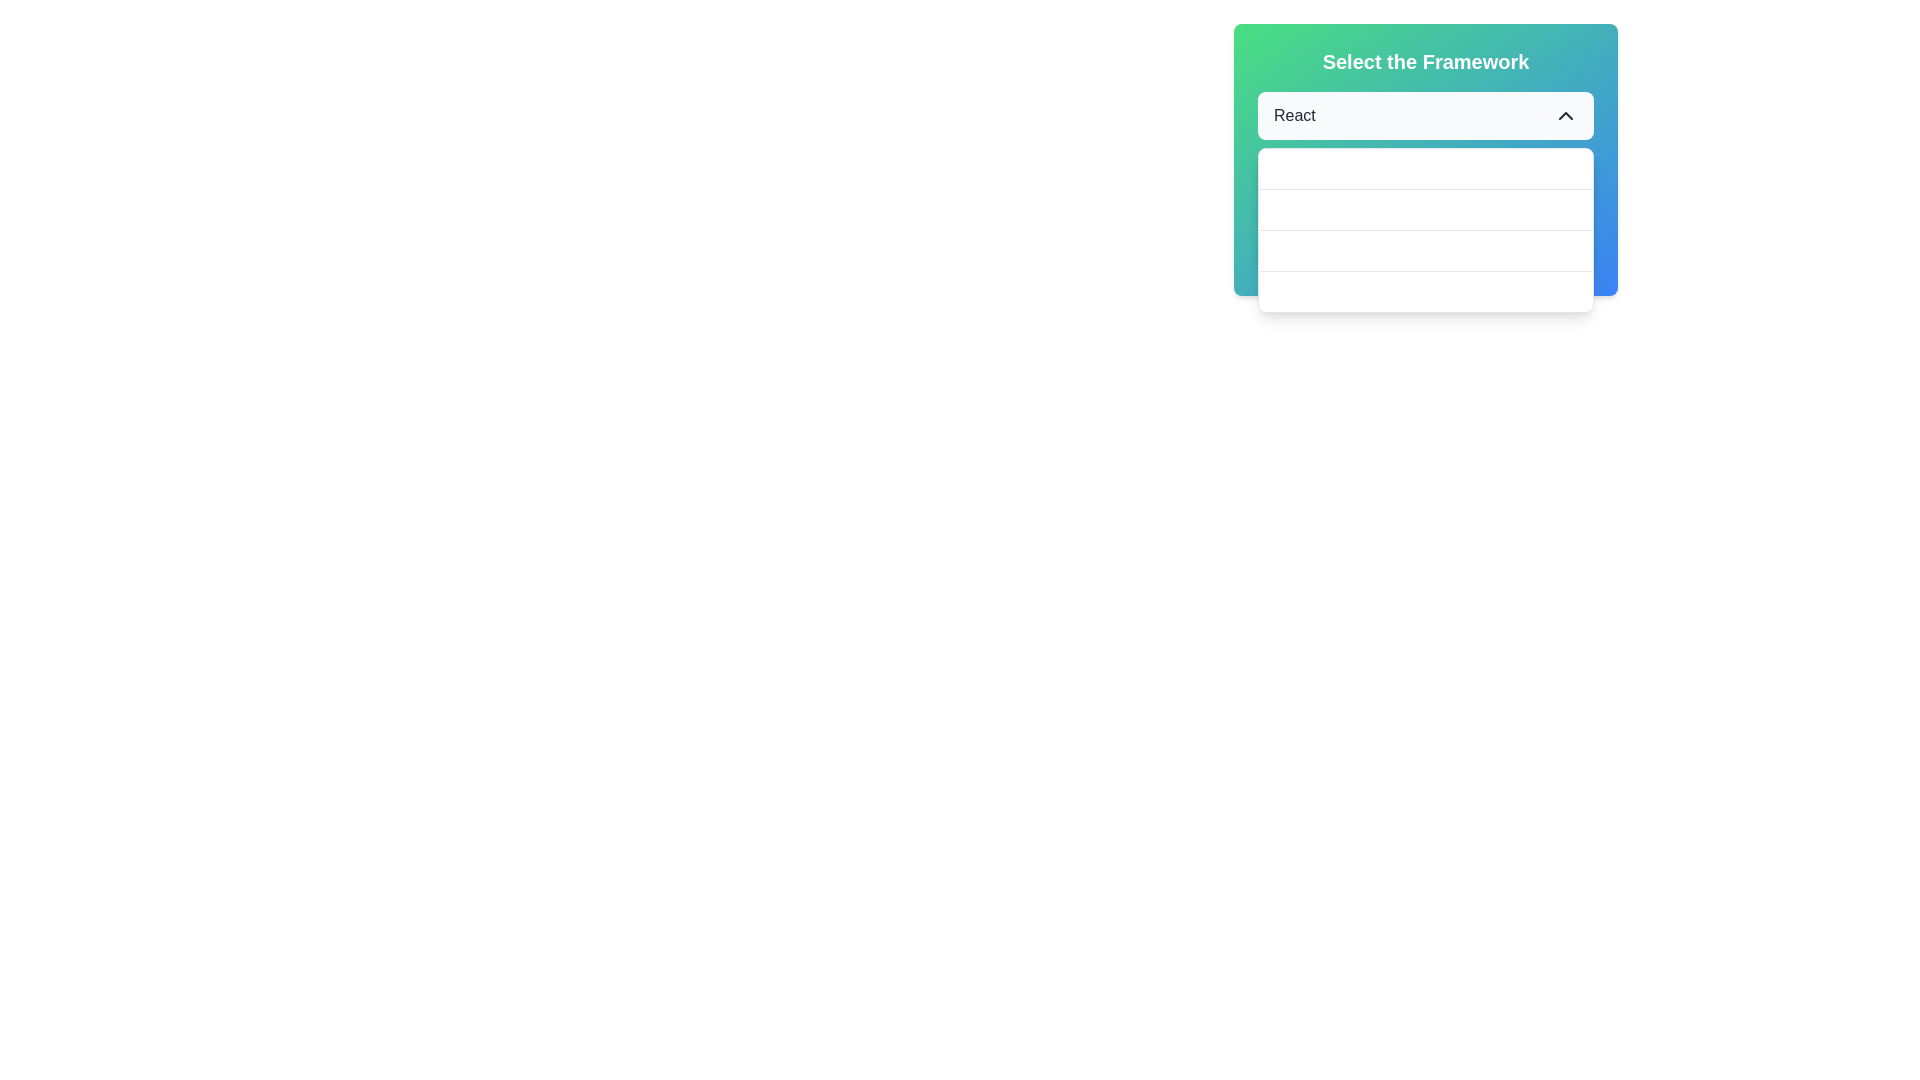  Describe the element at coordinates (1424, 60) in the screenshot. I see `the Text Header indicating the purpose of selecting a framework, which is located at the top of a card-like UI component with a gradient background from green to blue` at that location.